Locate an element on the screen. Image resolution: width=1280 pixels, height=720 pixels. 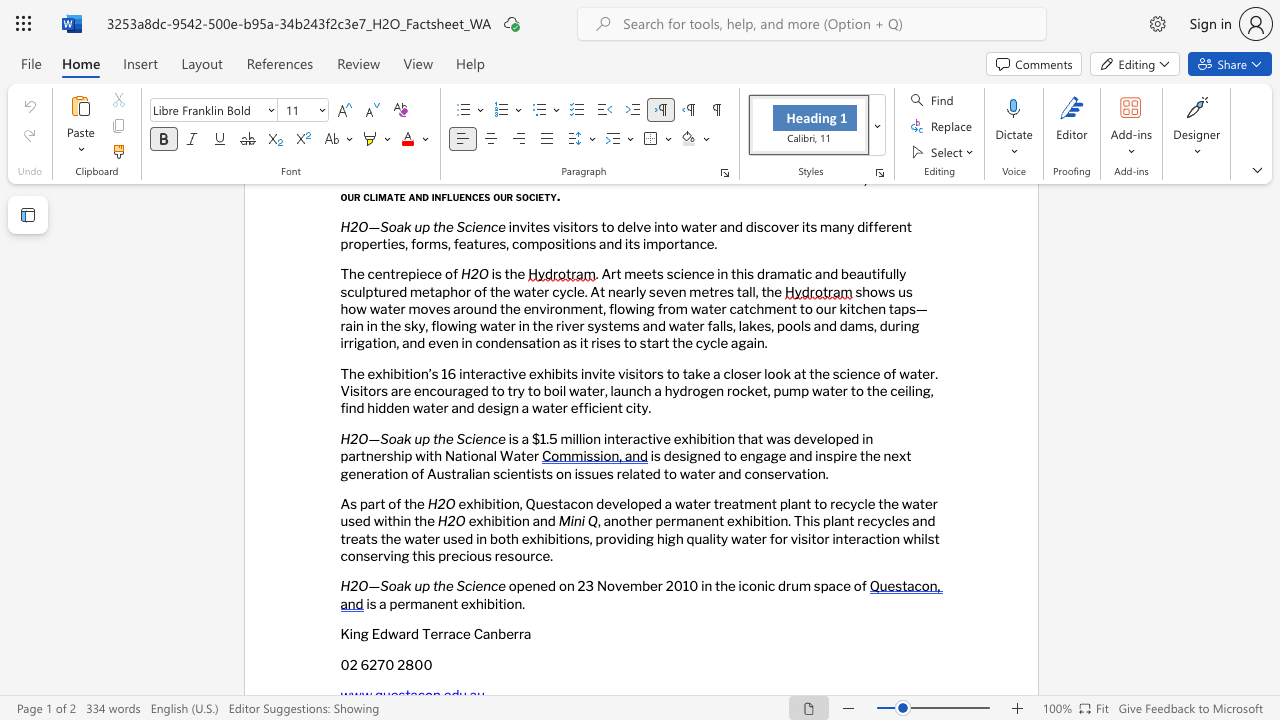
the subset text "rac" within the text "King Edward Terrace Canberra" is located at coordinates (442, 634).